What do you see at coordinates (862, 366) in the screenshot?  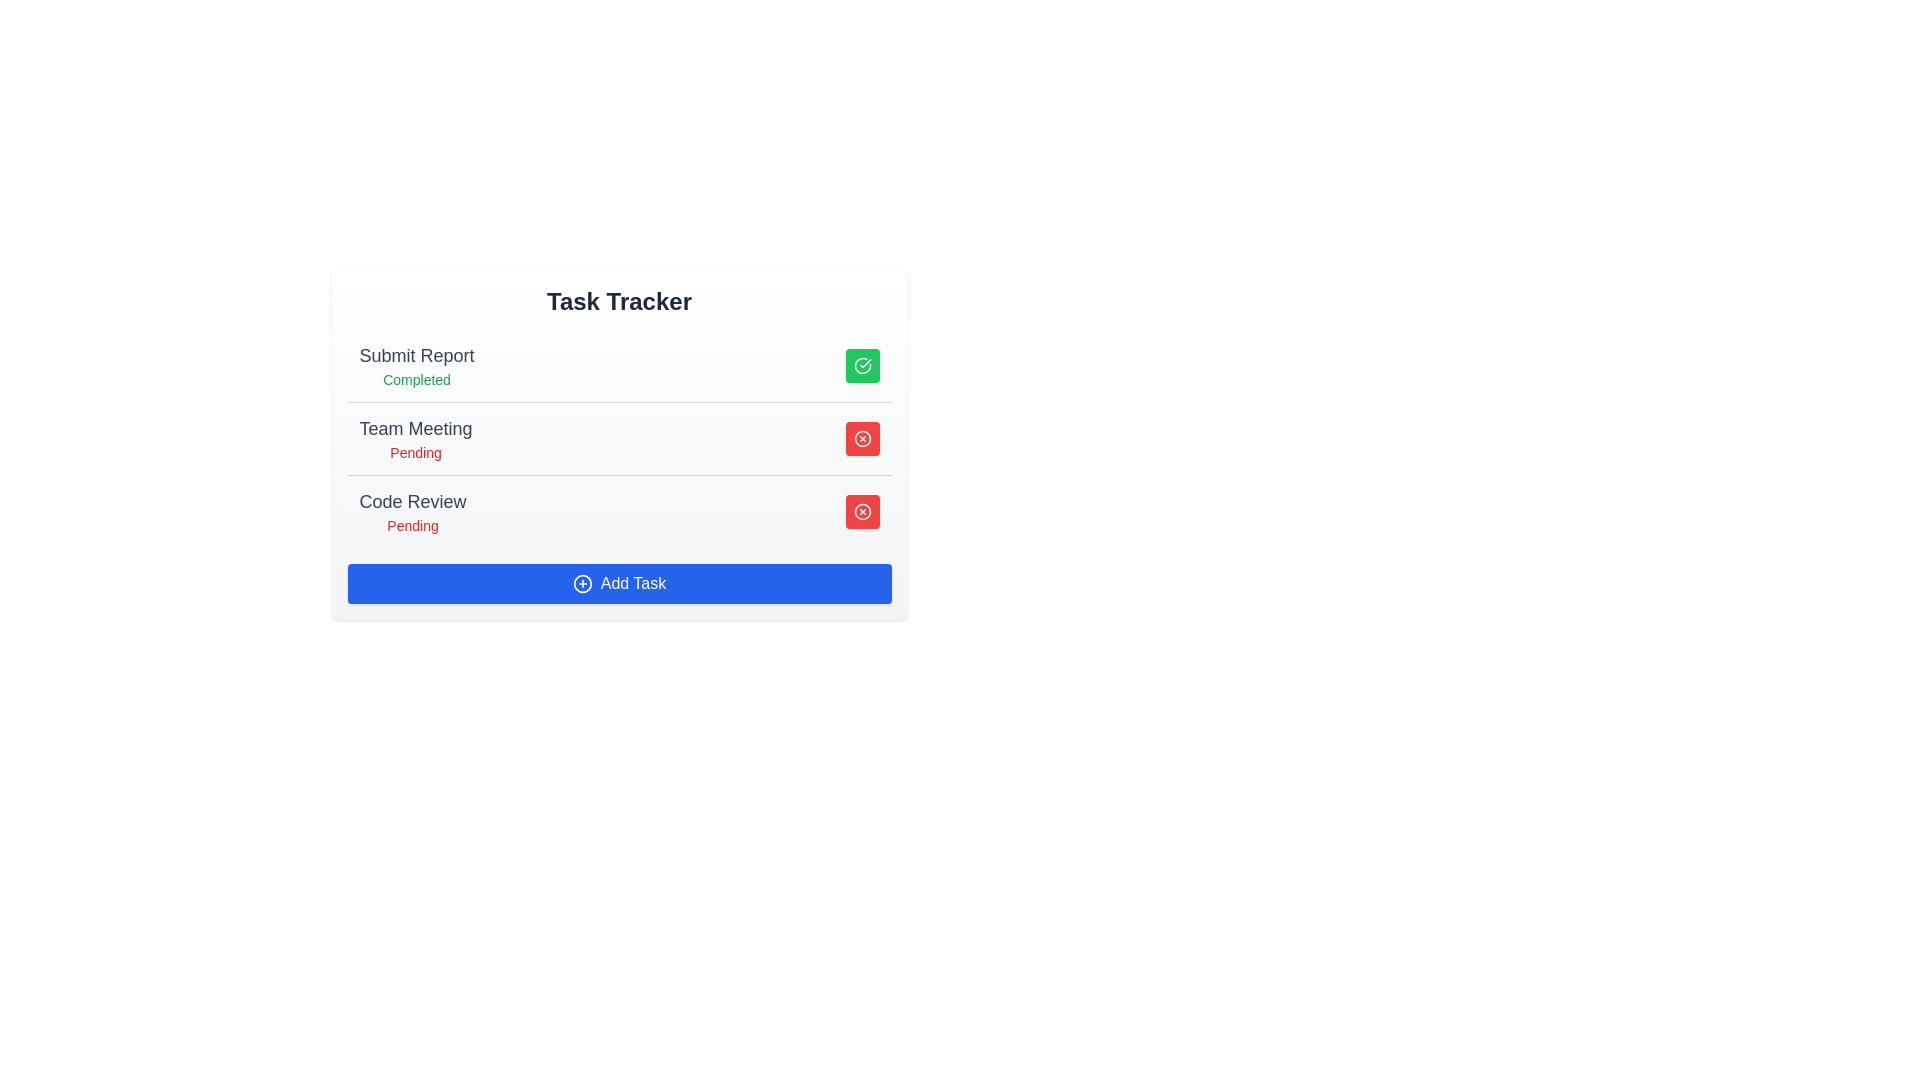 I see `the green circular button with a white outlined checkmark` at bounding box center [862, 366].